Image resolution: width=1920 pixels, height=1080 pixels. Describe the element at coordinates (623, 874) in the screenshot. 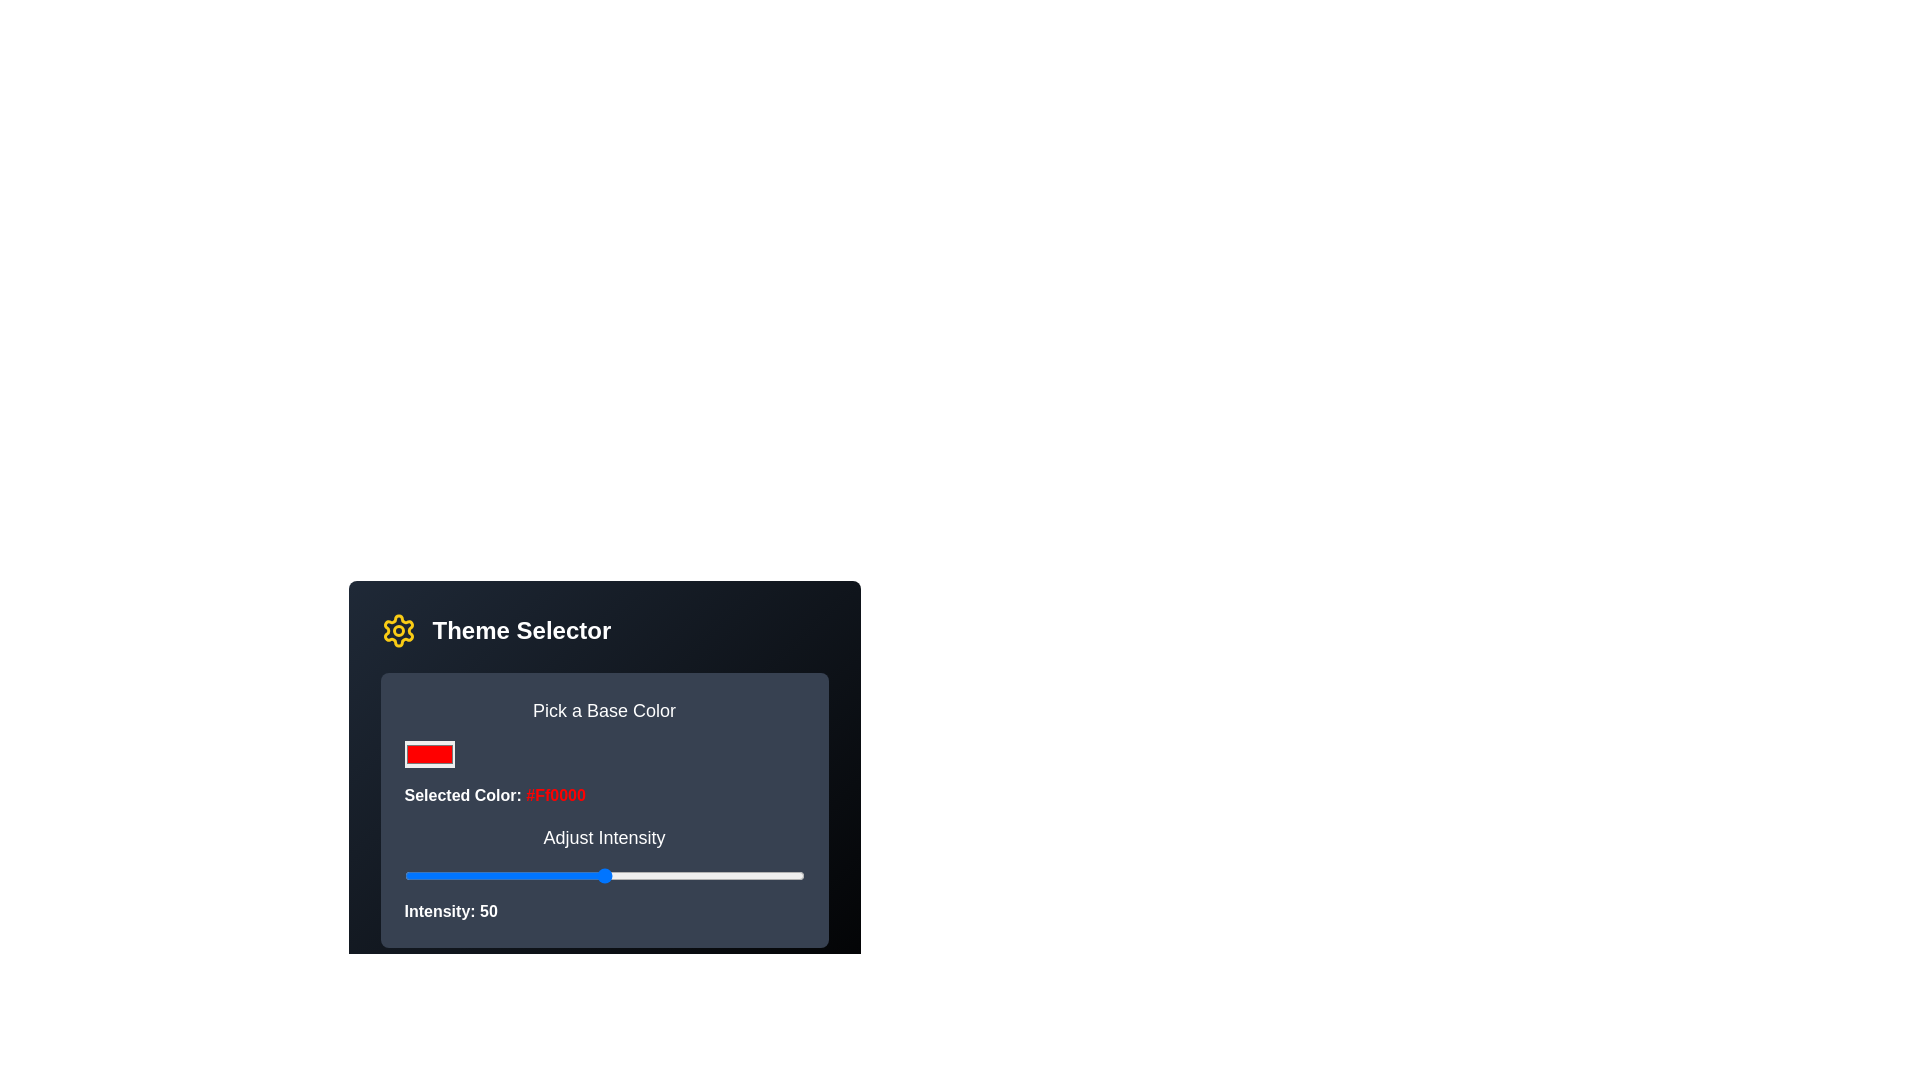

I see `the intensity slider to 55%` at that location.